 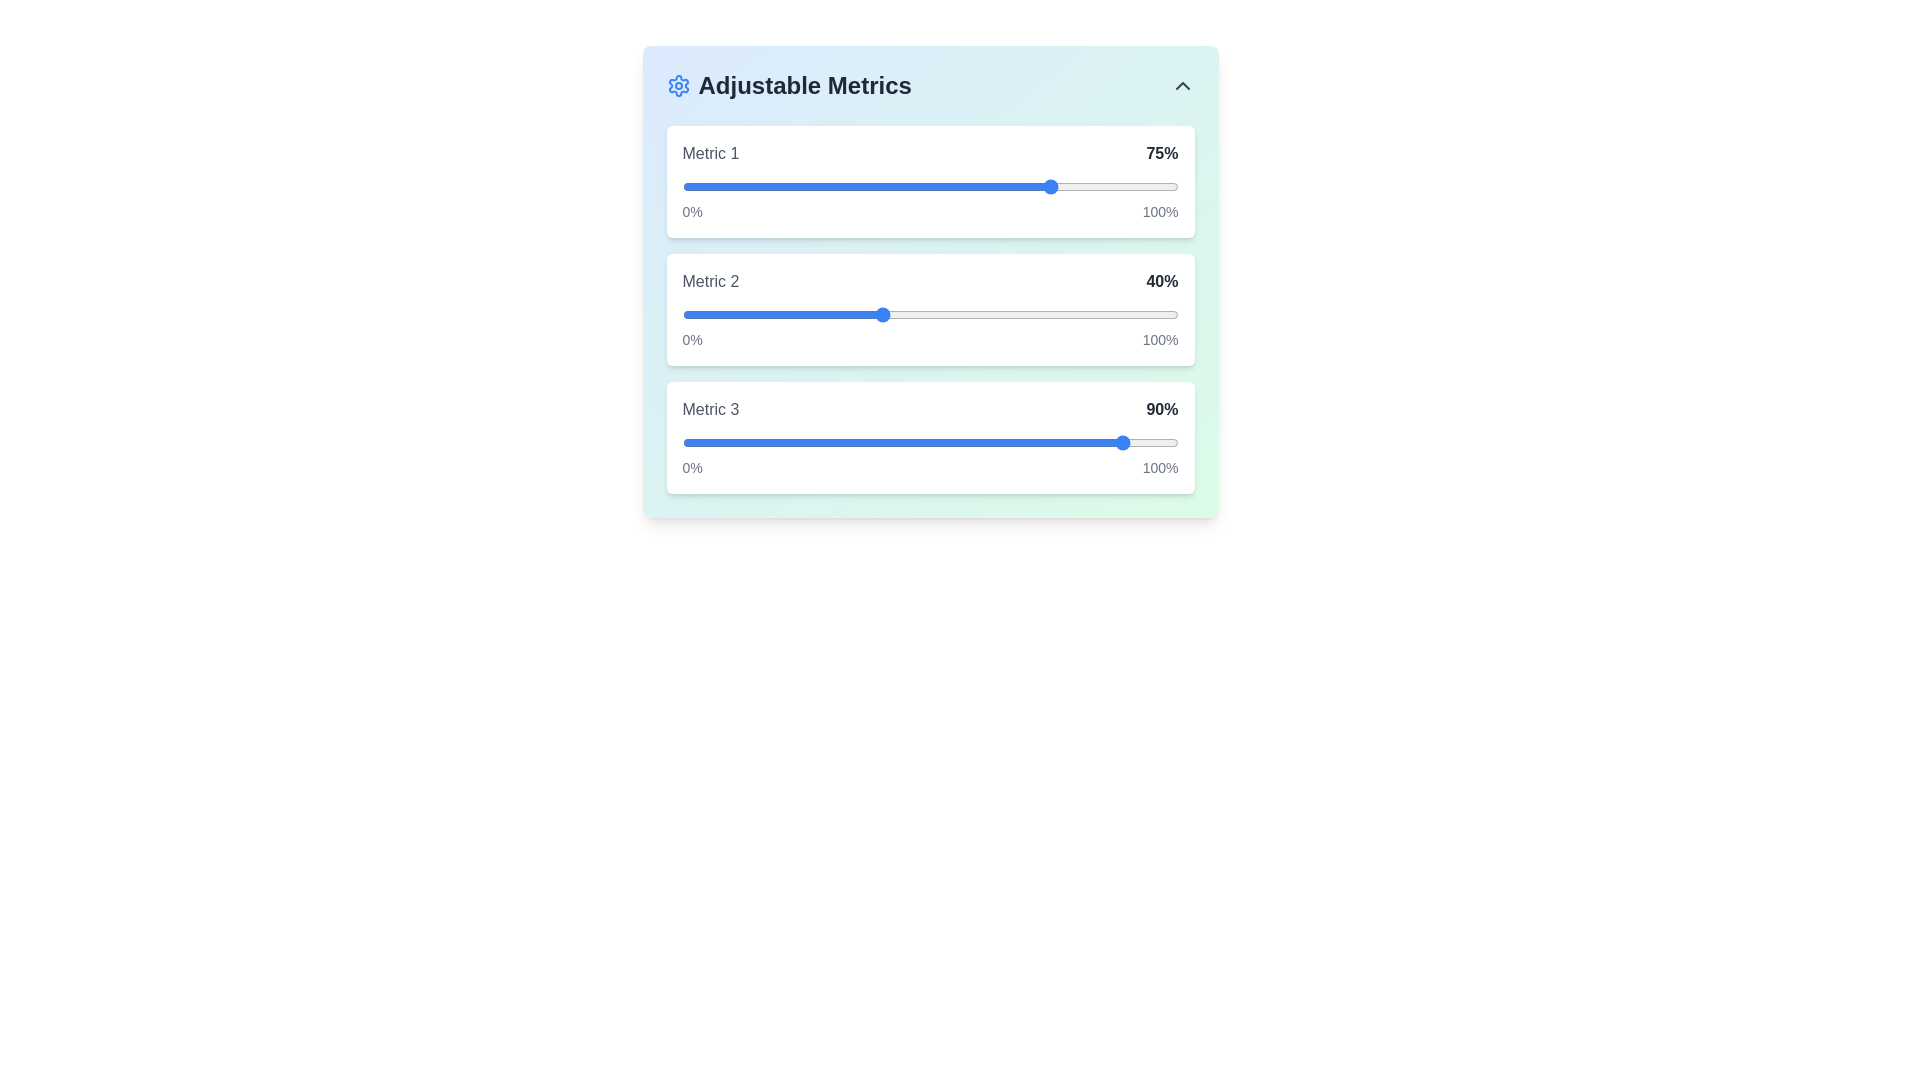 What do you see at coordinates (944, 315) in the screenshot?
I see `the Metric 2 slider` at bounding box center [944, 315].